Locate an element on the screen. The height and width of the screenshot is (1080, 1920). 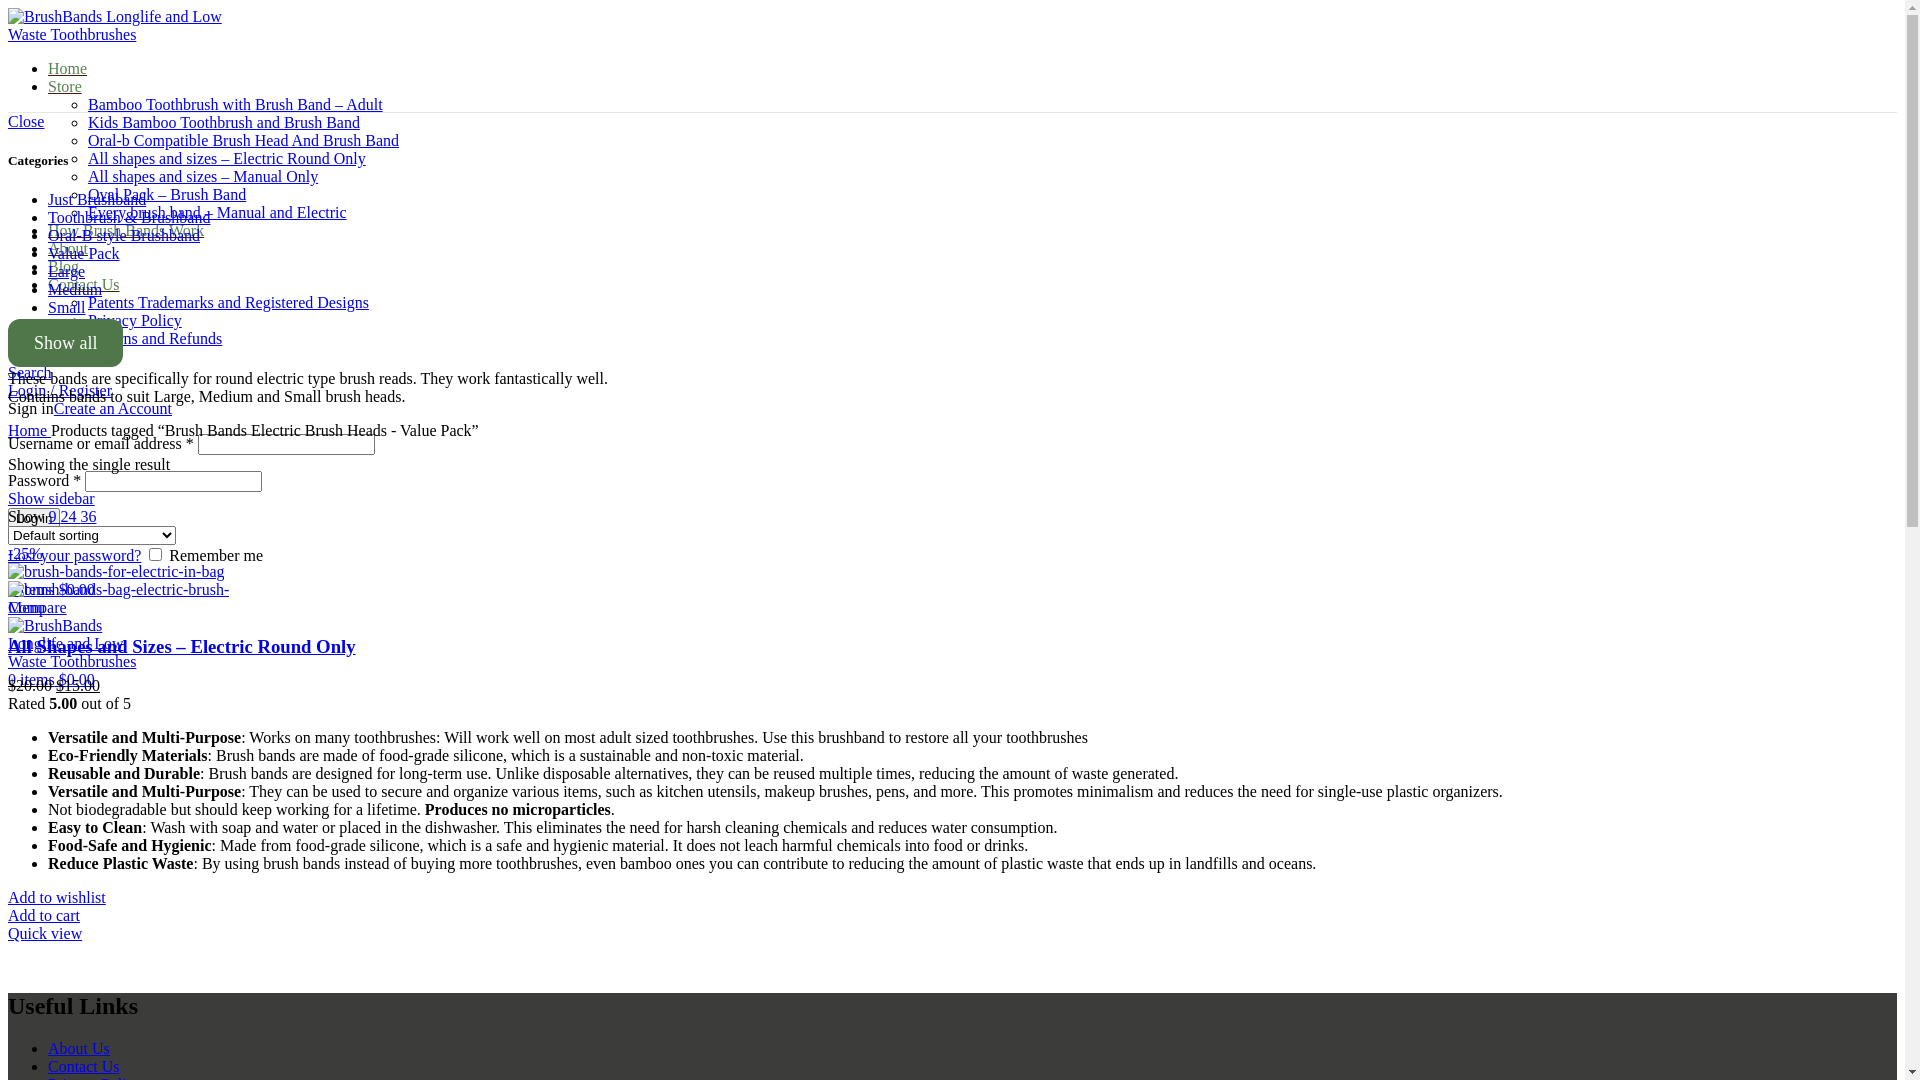
'Toothbrush & Brushband' is located at coordinates (128, 217).